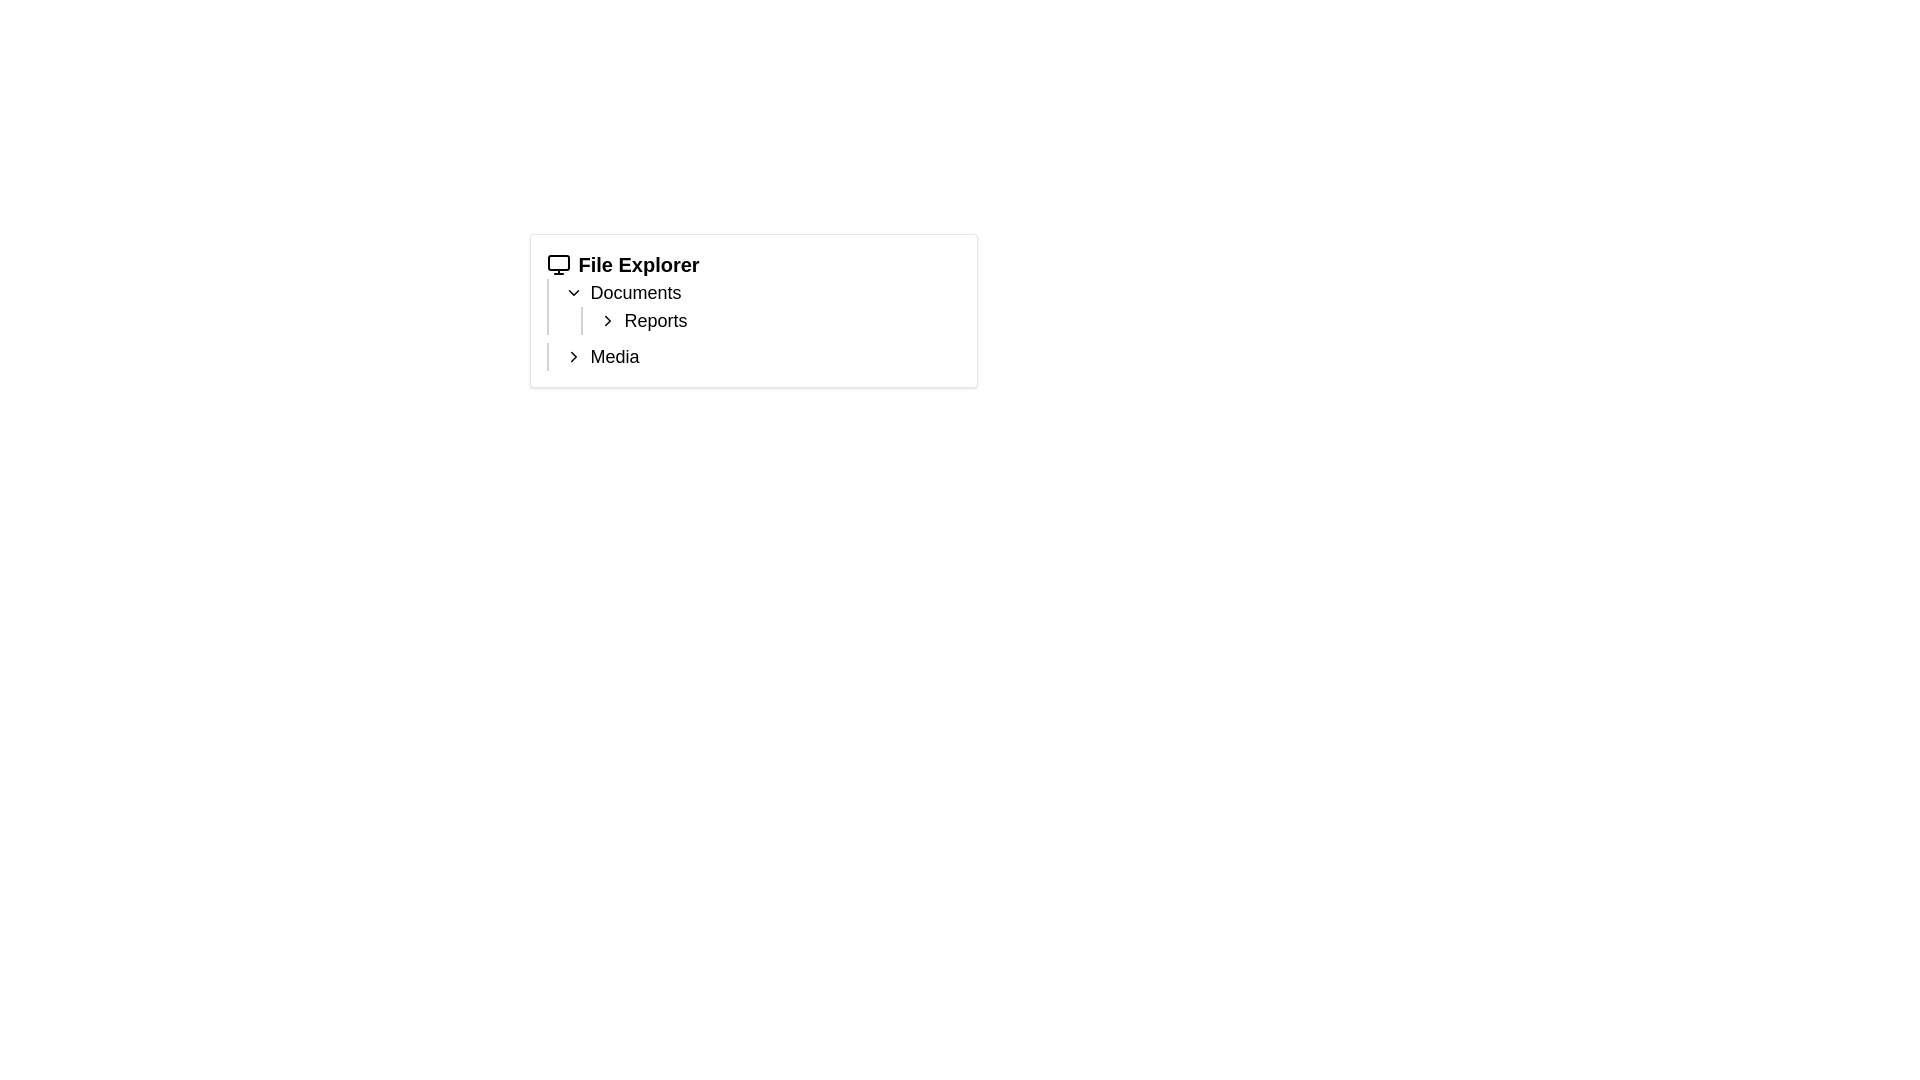 This screenshot has width=1920, height=1080. I want to click on the computer monitor icon located to the left of the 'File Explorer' title, so click(558, 264).